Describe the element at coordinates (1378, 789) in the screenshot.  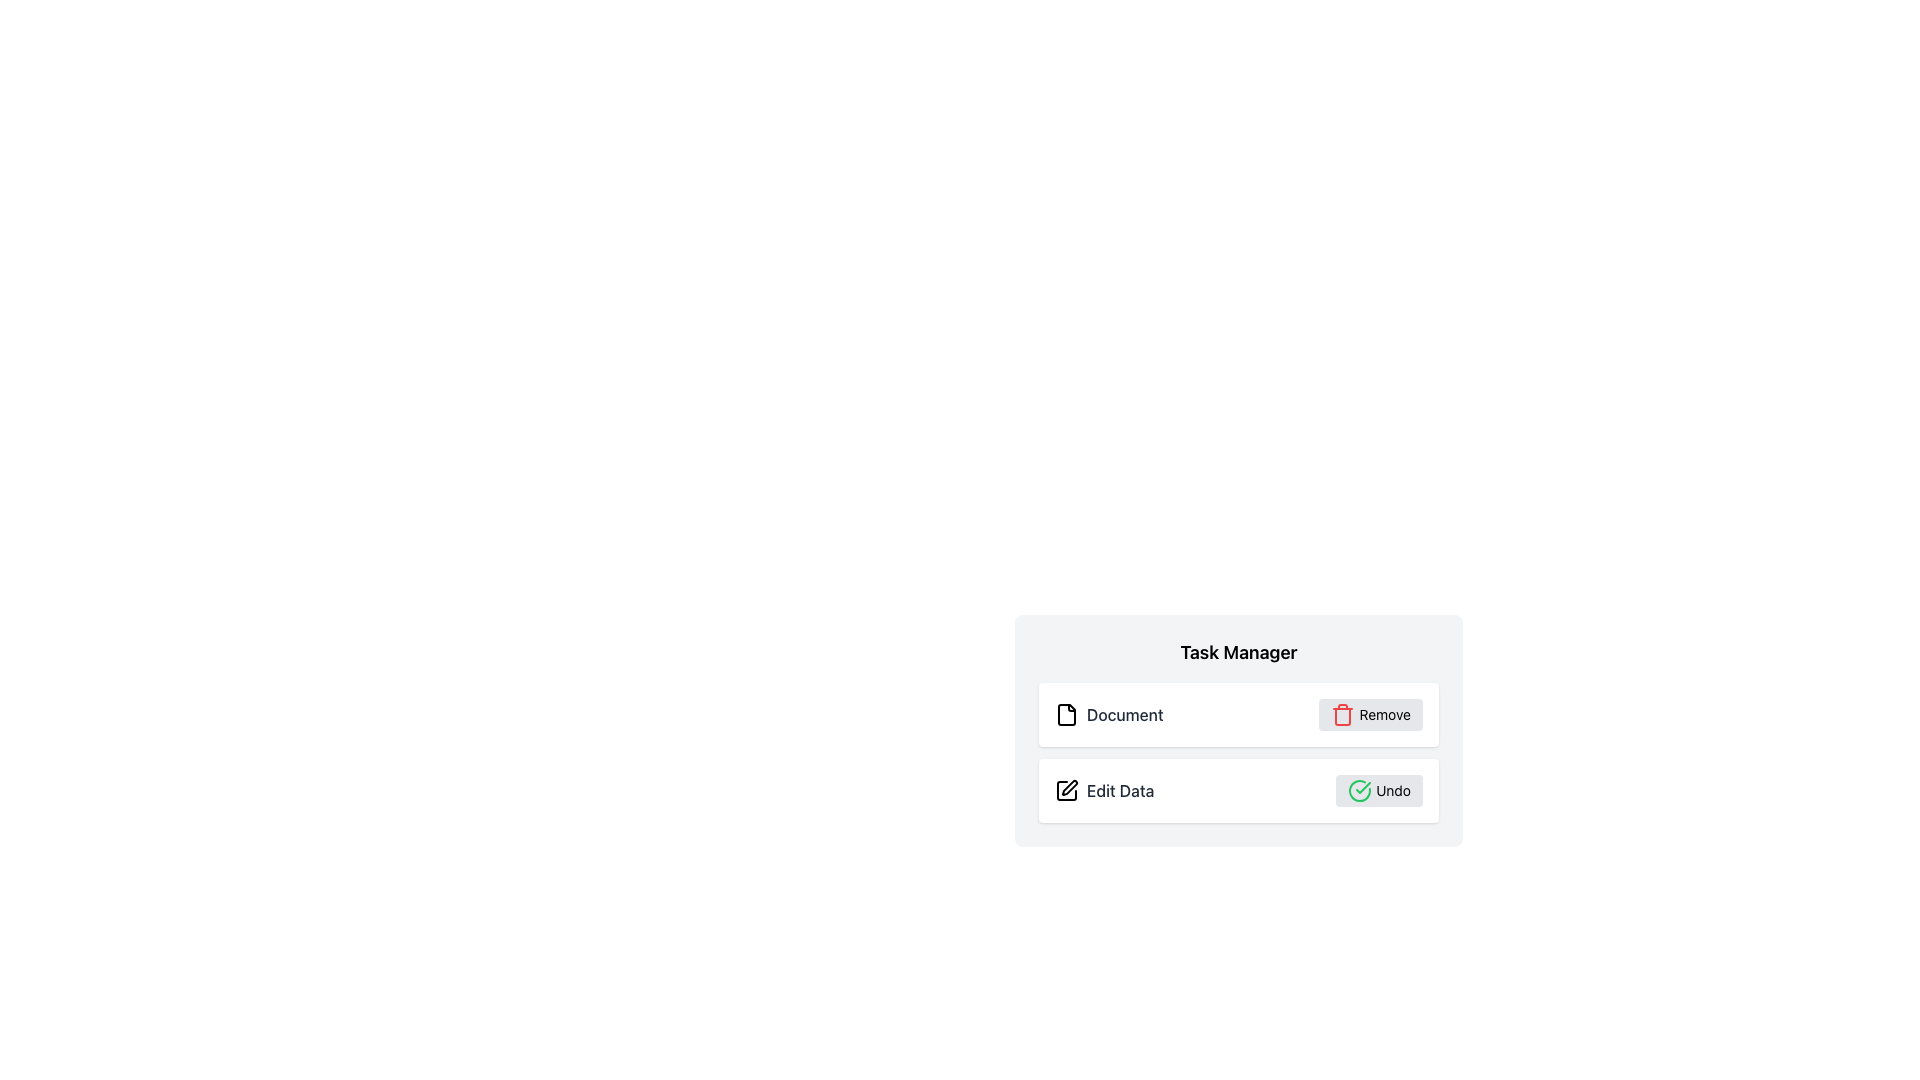
I see `the undo button located in the lower right corner of the 'Task Manager' card, adjacent to the 'Edit Data' text for accessibility navigation` at that location.